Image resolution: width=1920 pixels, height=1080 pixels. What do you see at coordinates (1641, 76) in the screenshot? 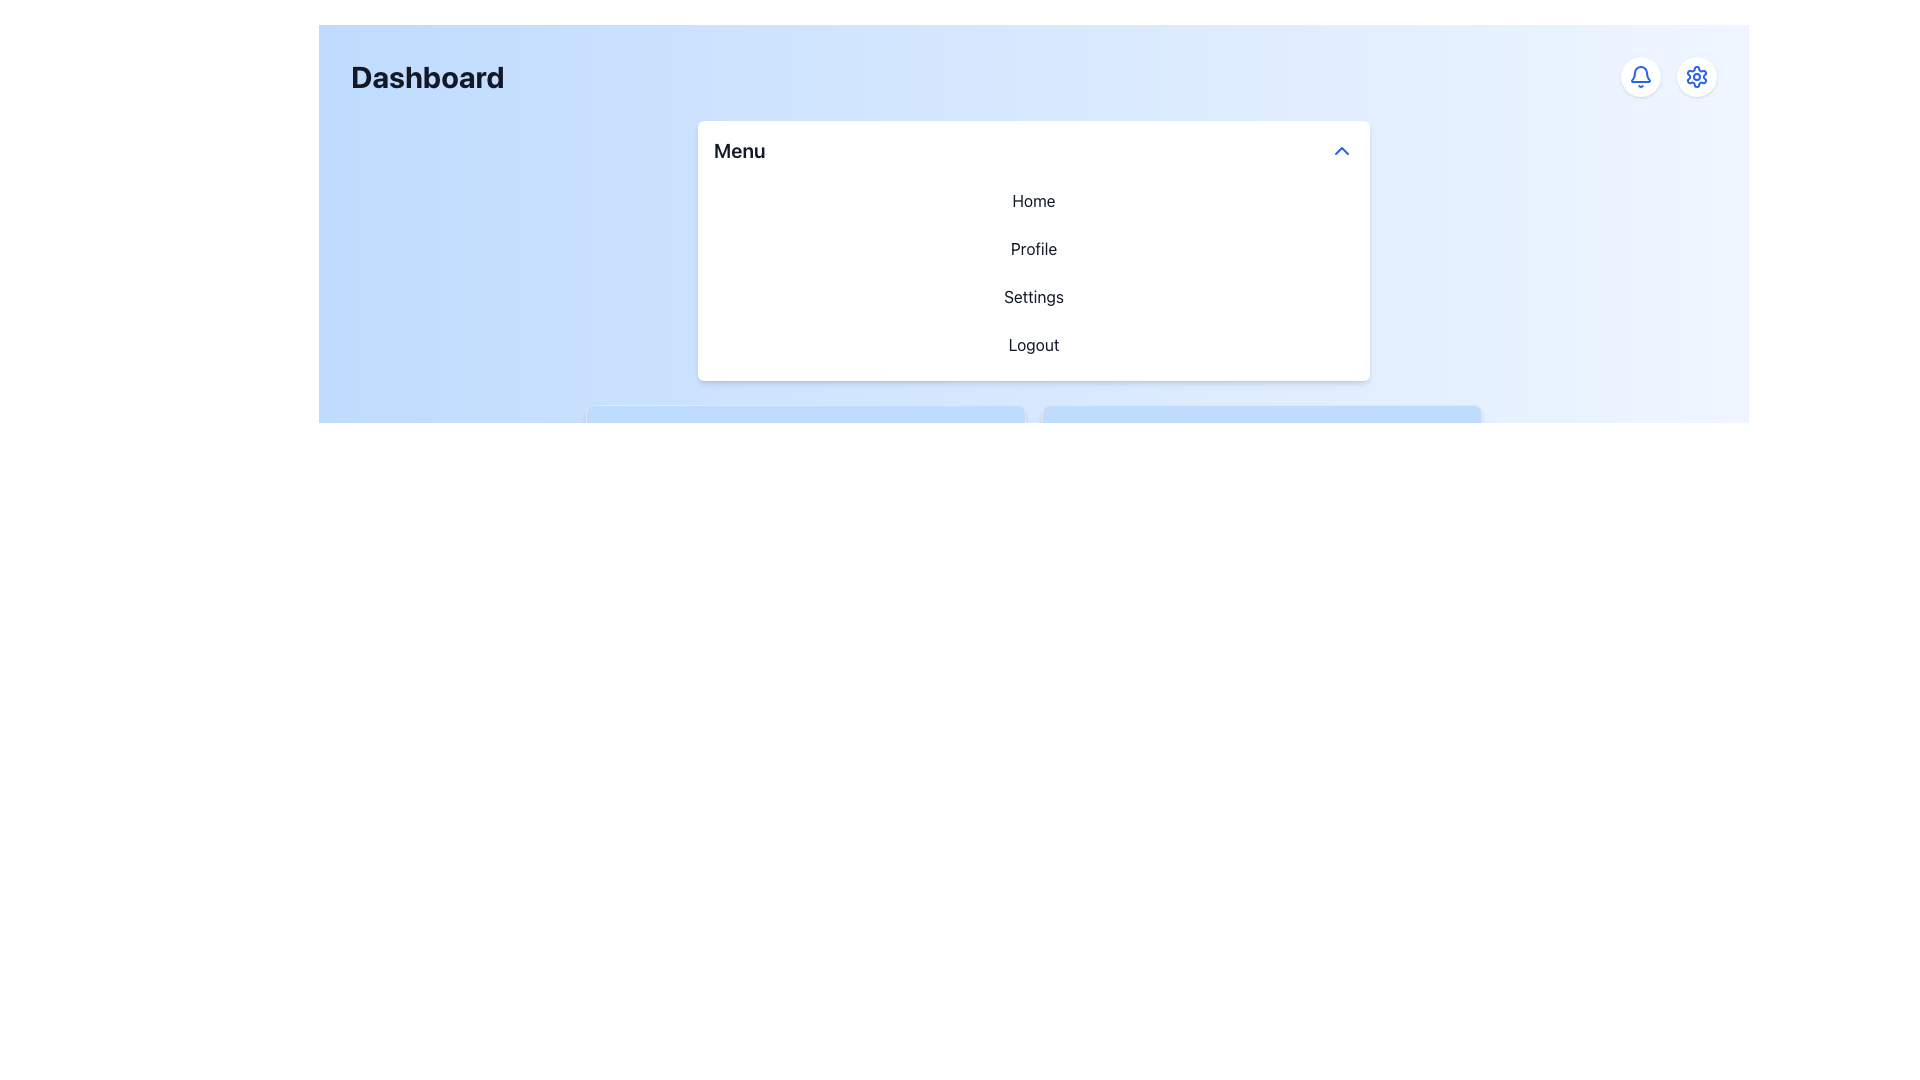
I see `the circular notification button with a blue bell icon in the top-right corner` at bounding box center [1641, 76].